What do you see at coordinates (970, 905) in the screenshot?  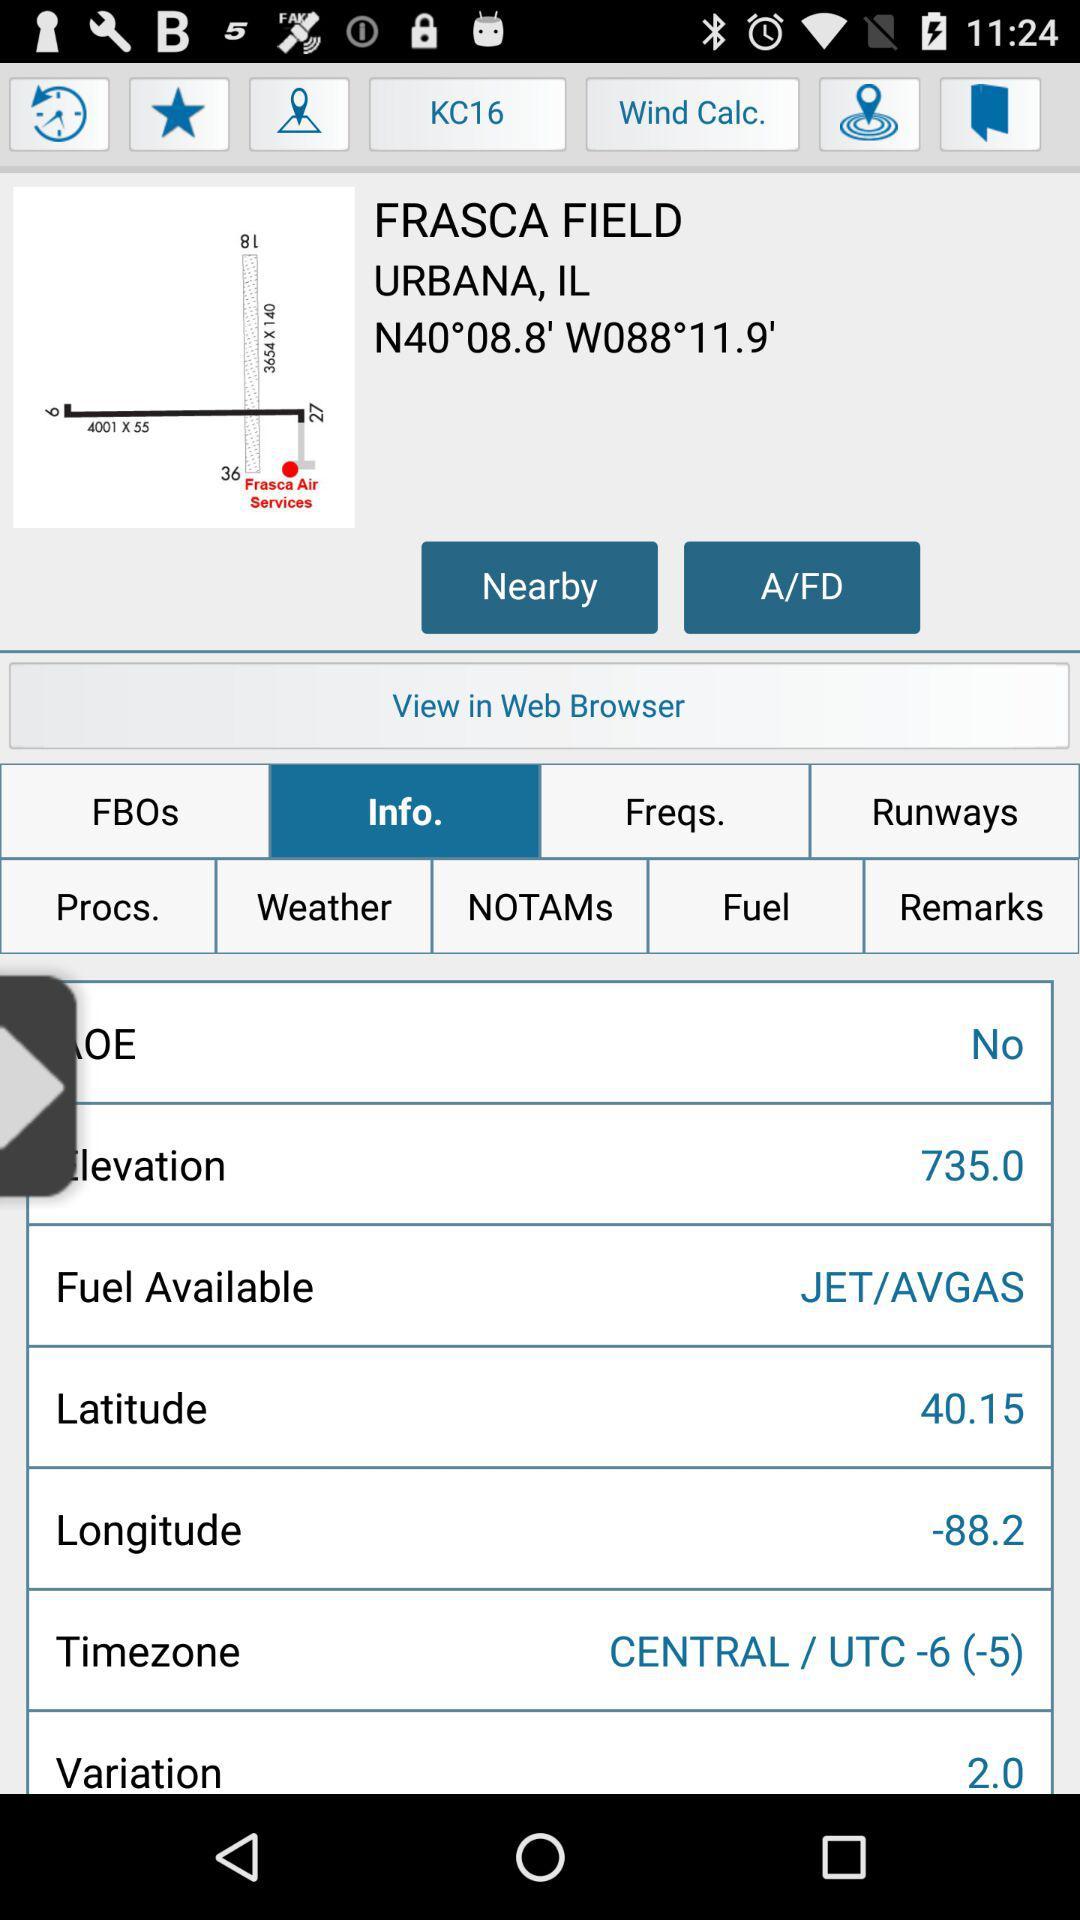 I see `the icon above no` at bounding box center [970, 905].